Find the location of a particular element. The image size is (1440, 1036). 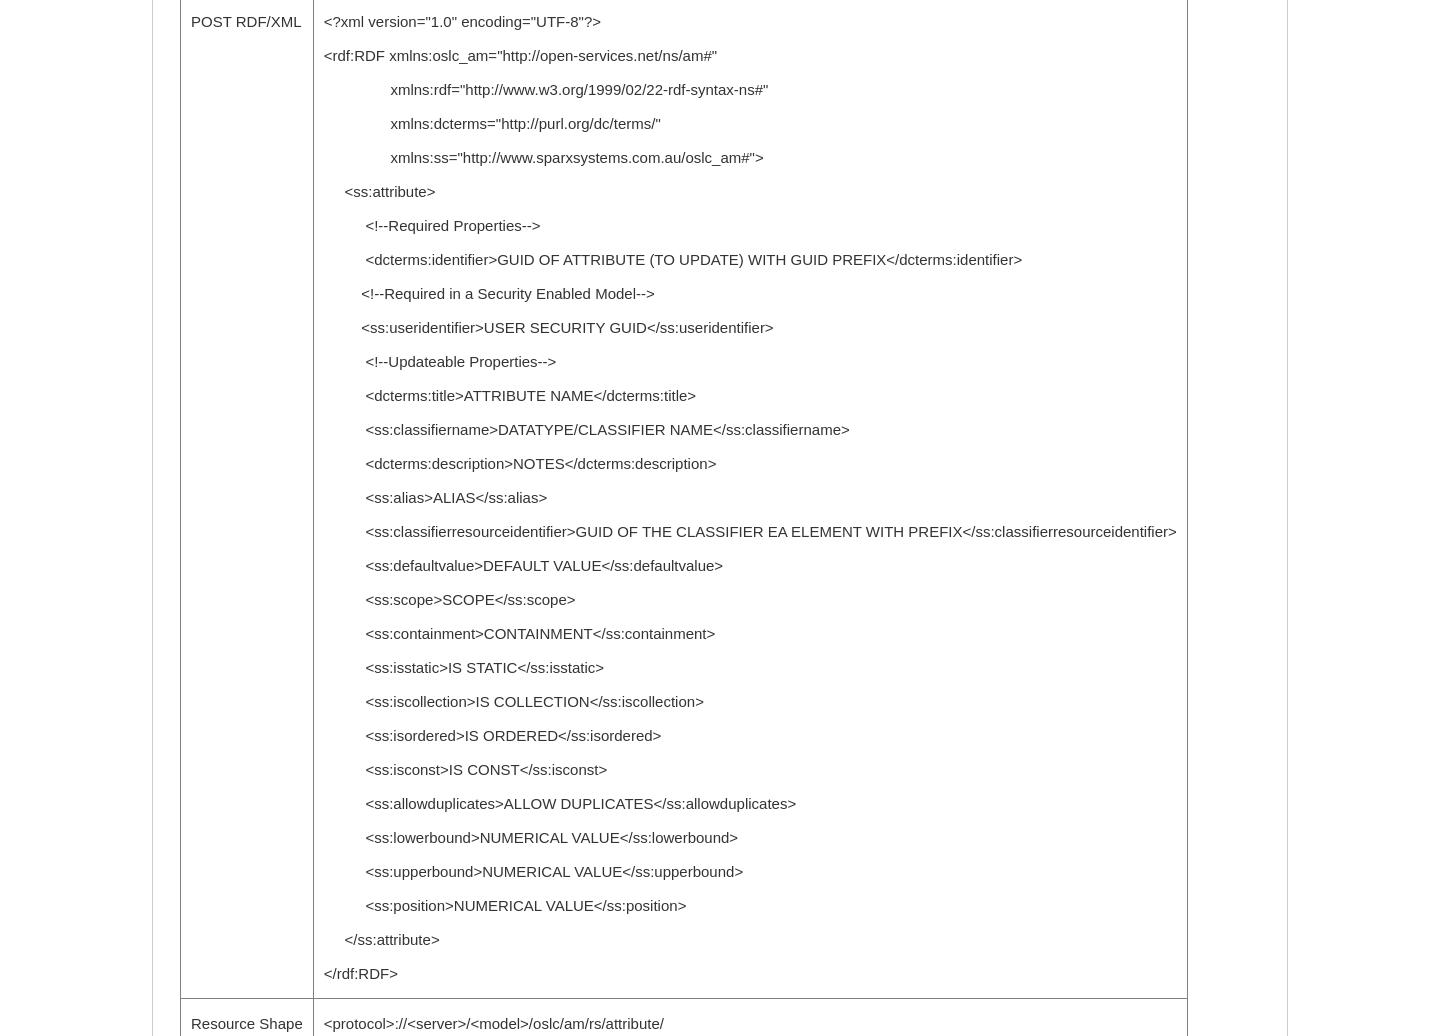

'<ss:isstatic>IS STATIC</ss:isstatic>' is located at coordinates (322, 667).